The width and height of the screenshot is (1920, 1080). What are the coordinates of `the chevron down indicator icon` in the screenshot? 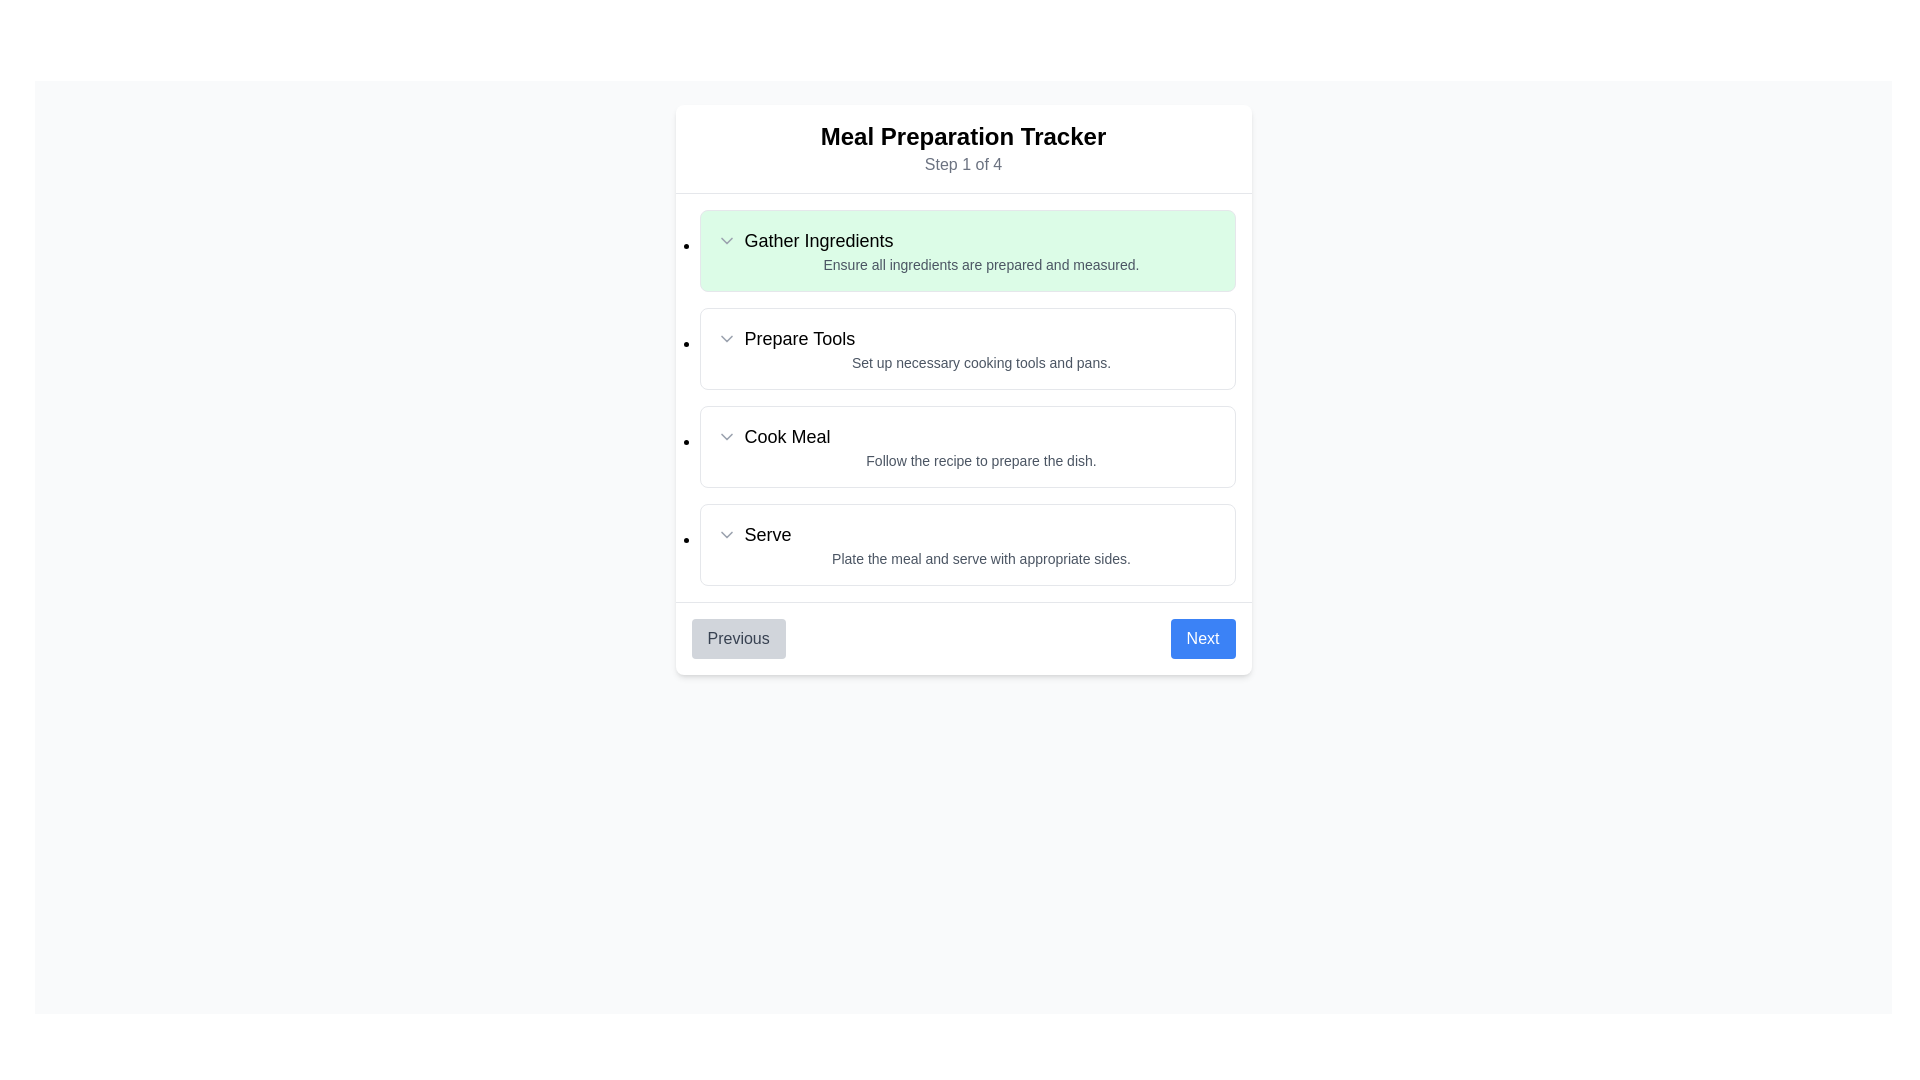 It's located at (725, 239).